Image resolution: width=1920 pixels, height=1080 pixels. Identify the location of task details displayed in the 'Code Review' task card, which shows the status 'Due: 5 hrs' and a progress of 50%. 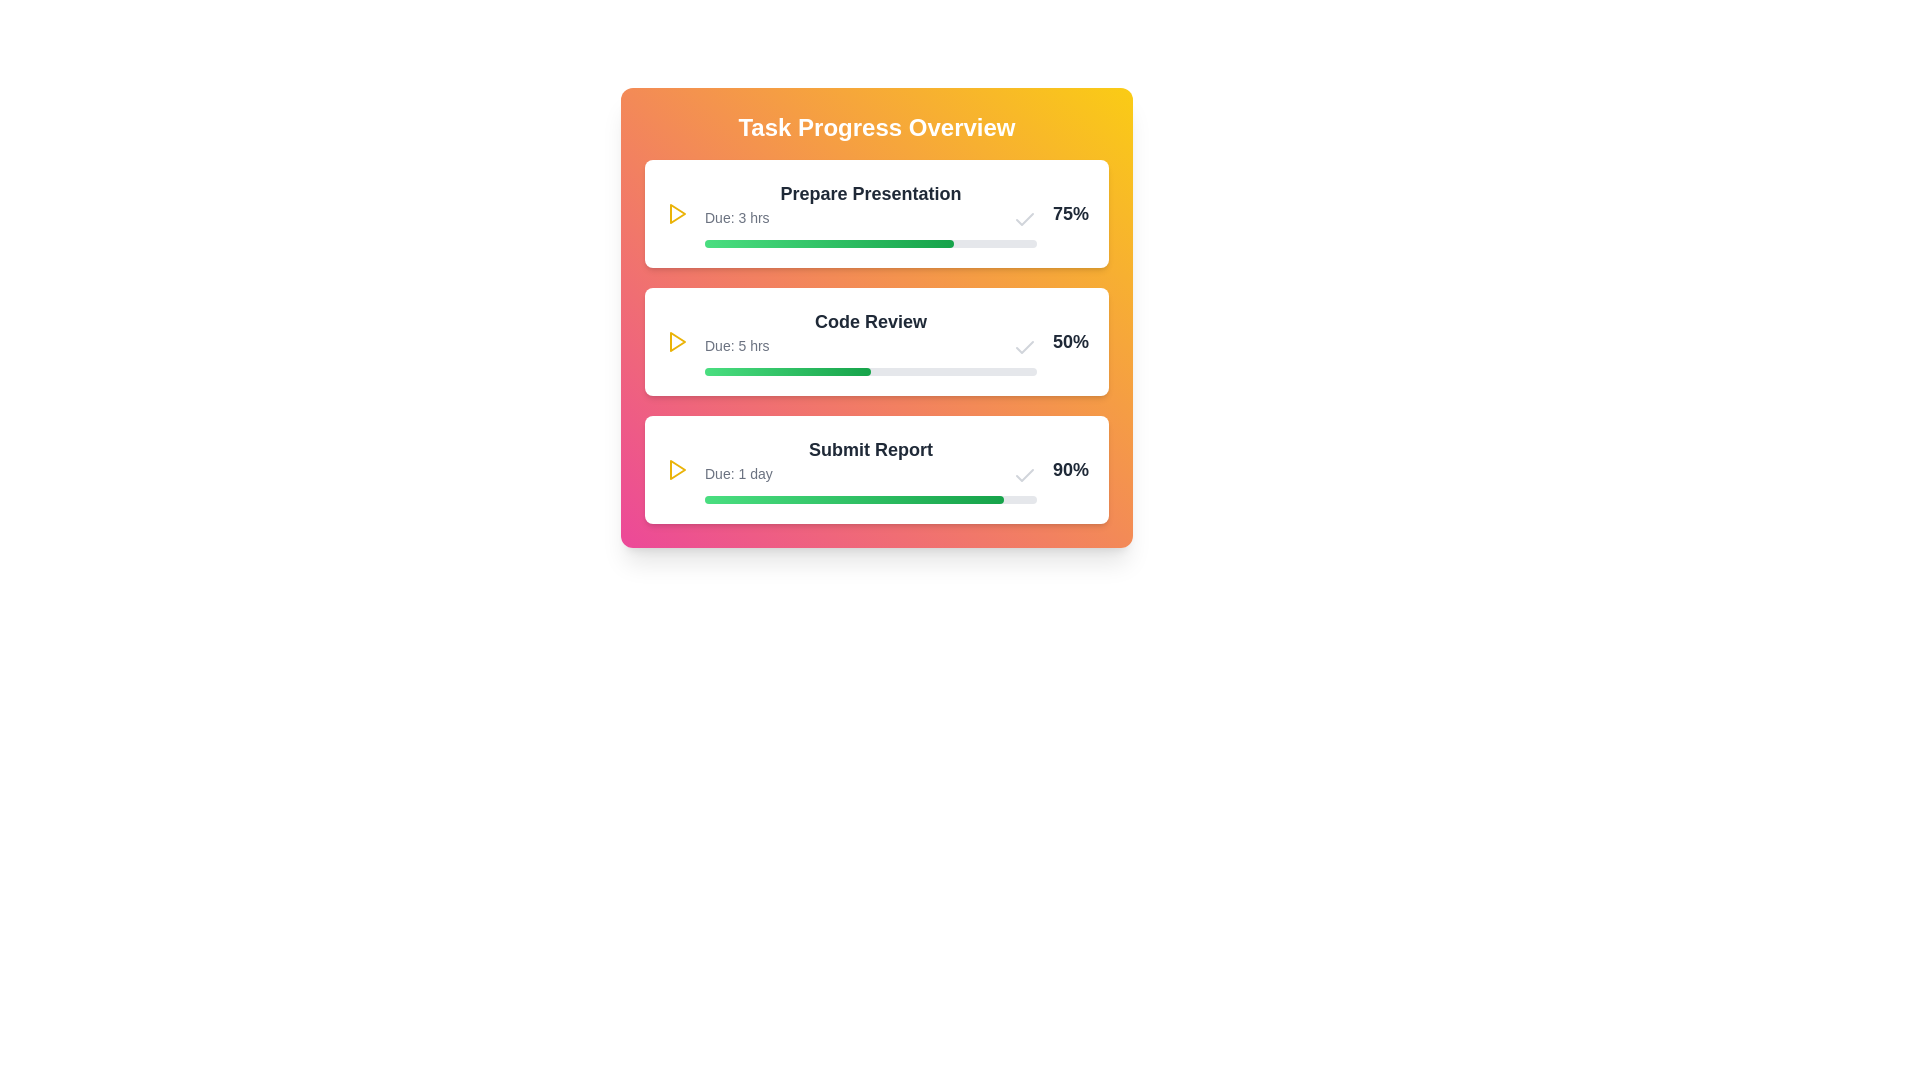
(877, 341).